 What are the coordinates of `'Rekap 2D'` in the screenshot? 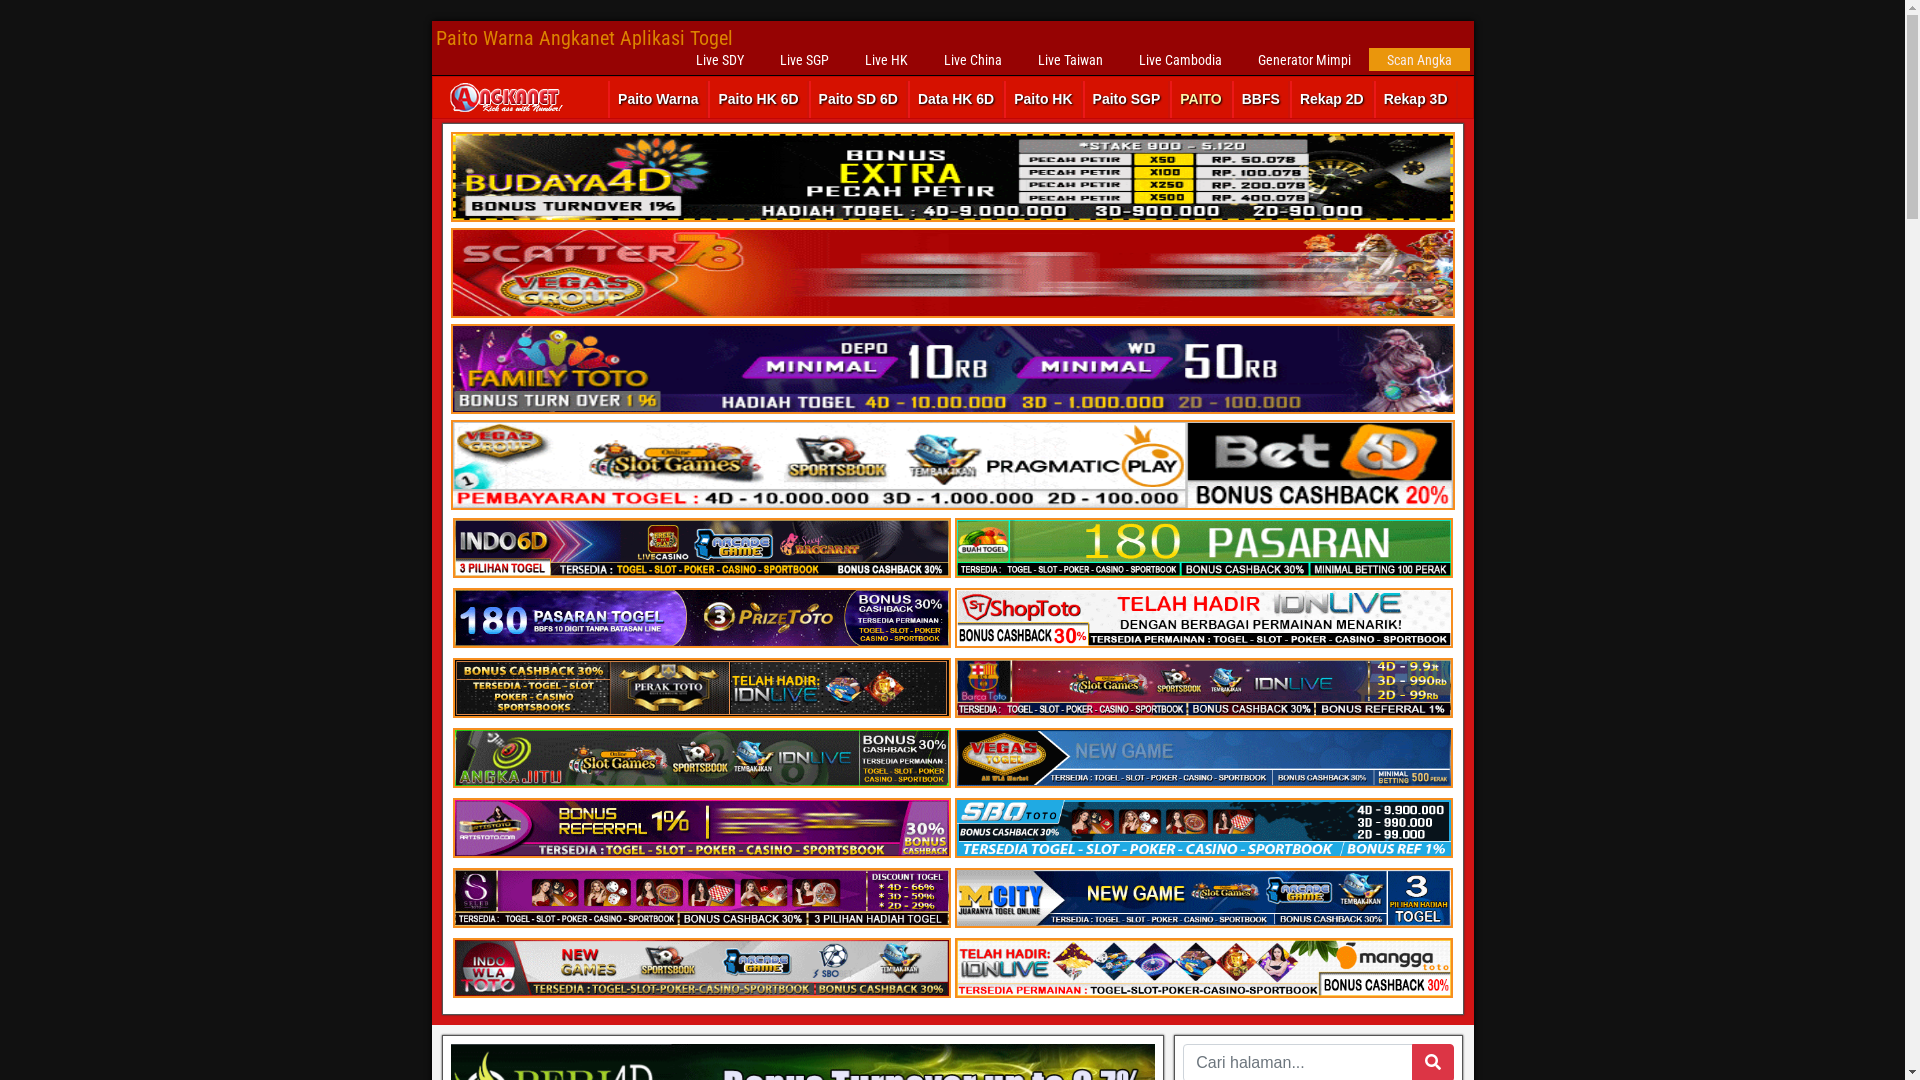 It's located at (1291, 99).